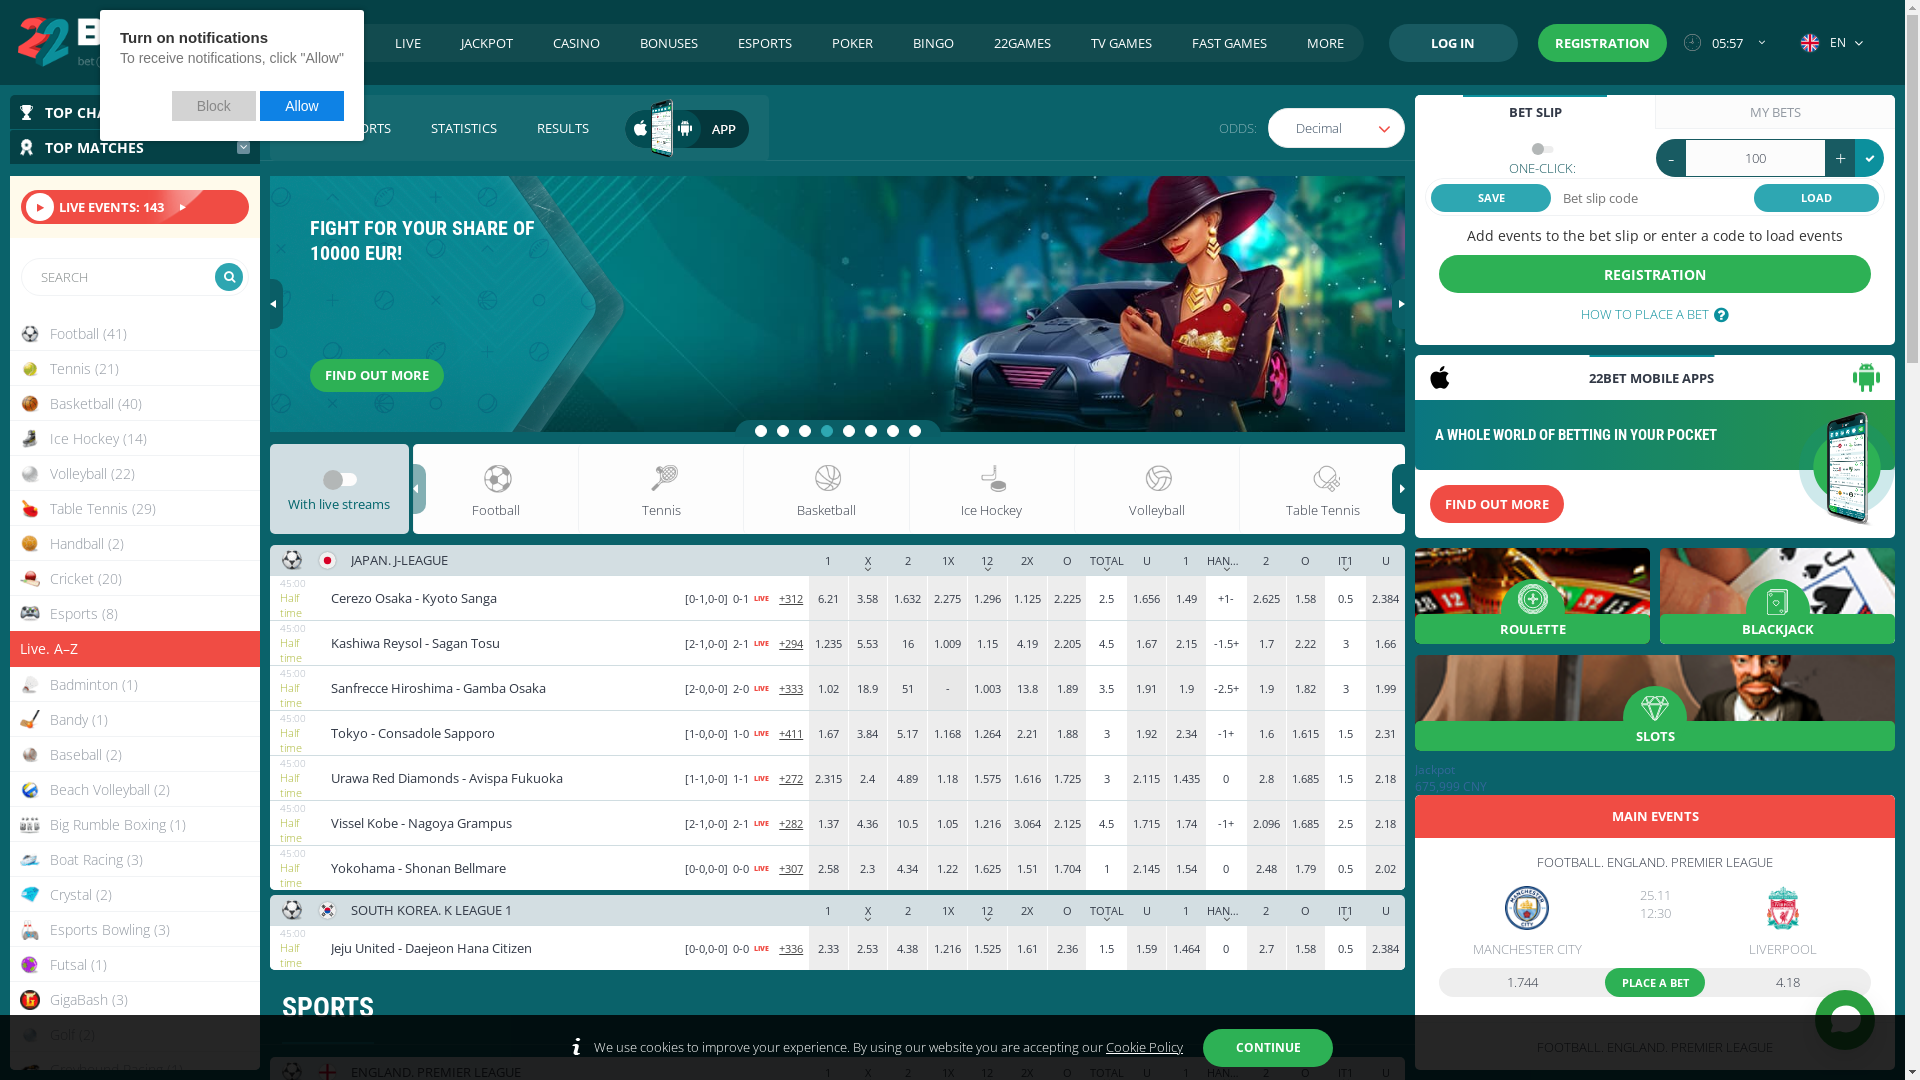 The width and height of the screenshot is (1920, 1080). What do you see at coordinates (133, 999) in the screenshot?
I see `'GigaBash` at bounding box center [133, 999].